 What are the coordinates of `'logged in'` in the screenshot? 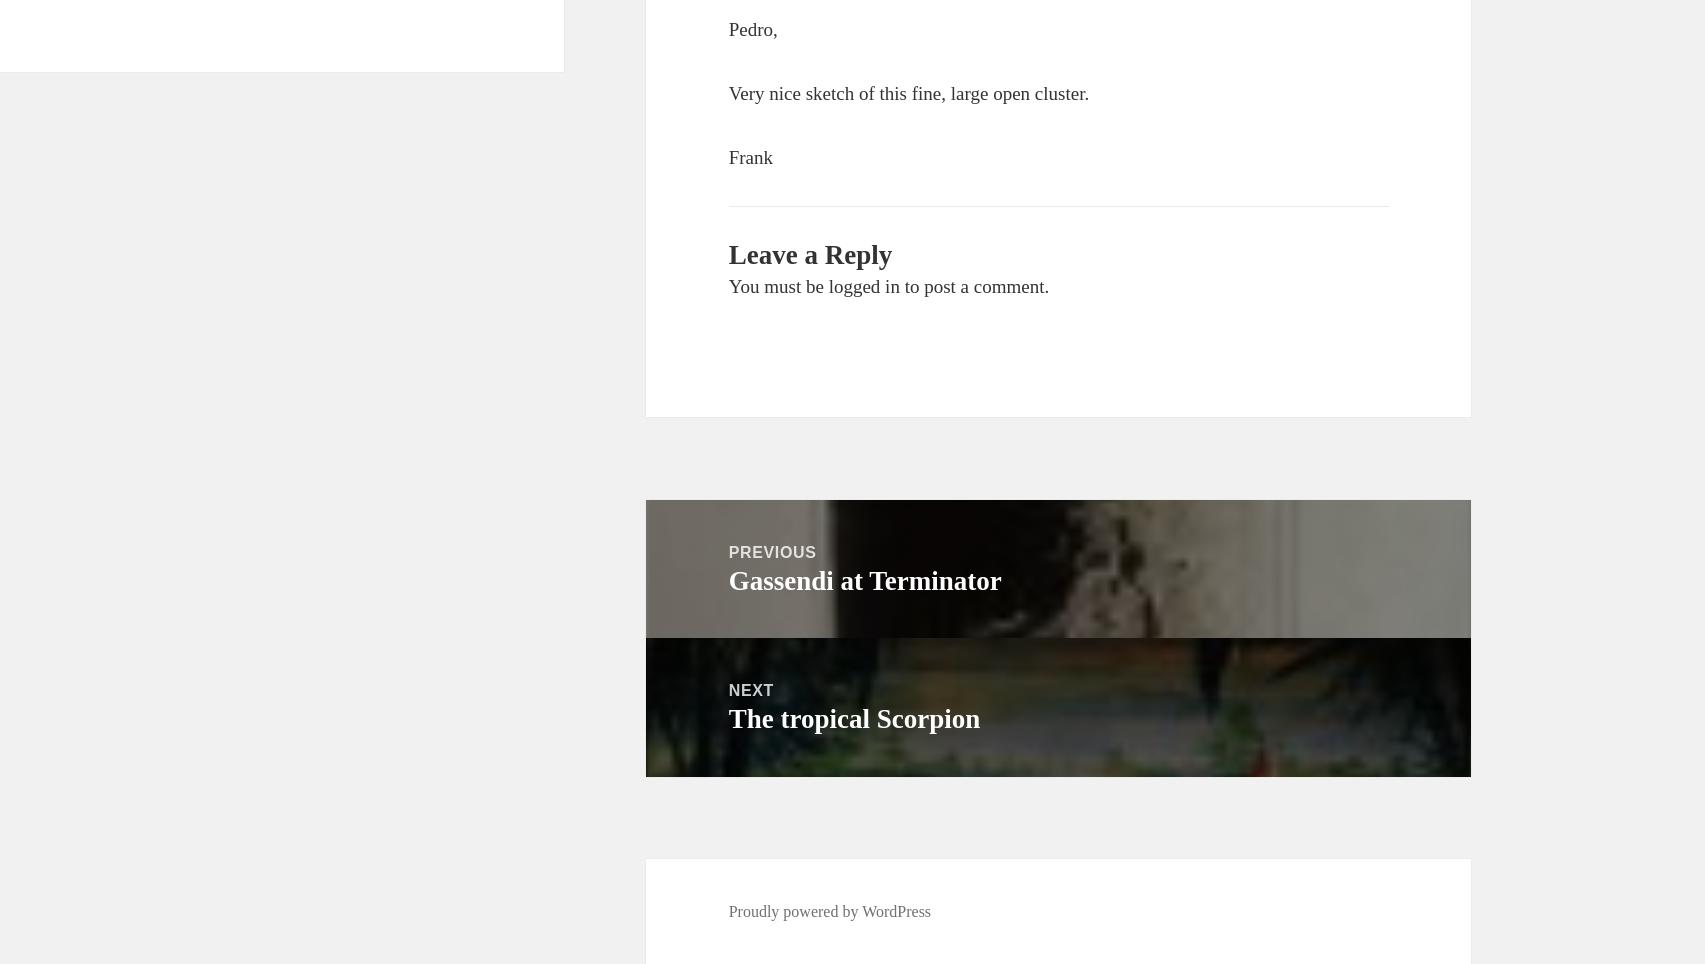 It's located at (862, 285).